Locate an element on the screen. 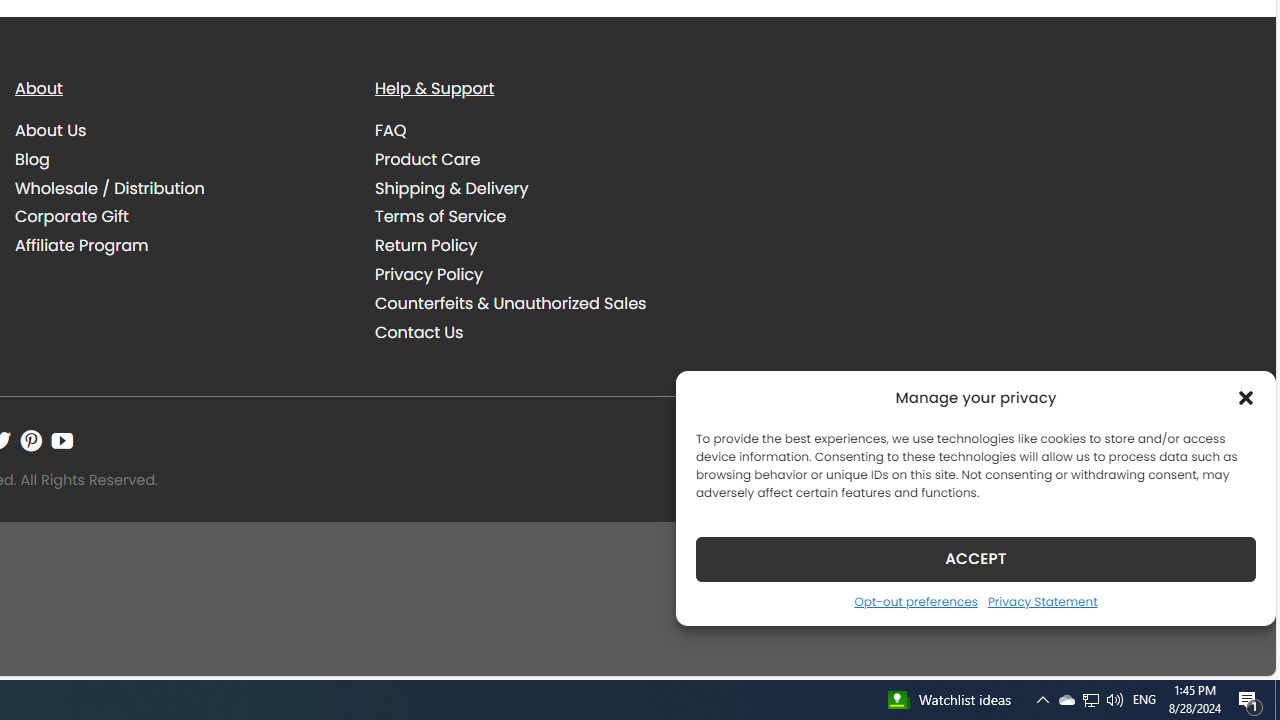 The width and height of the screenshot is (1280, 720). 'FAQ' is located at coordinates (540, 131).